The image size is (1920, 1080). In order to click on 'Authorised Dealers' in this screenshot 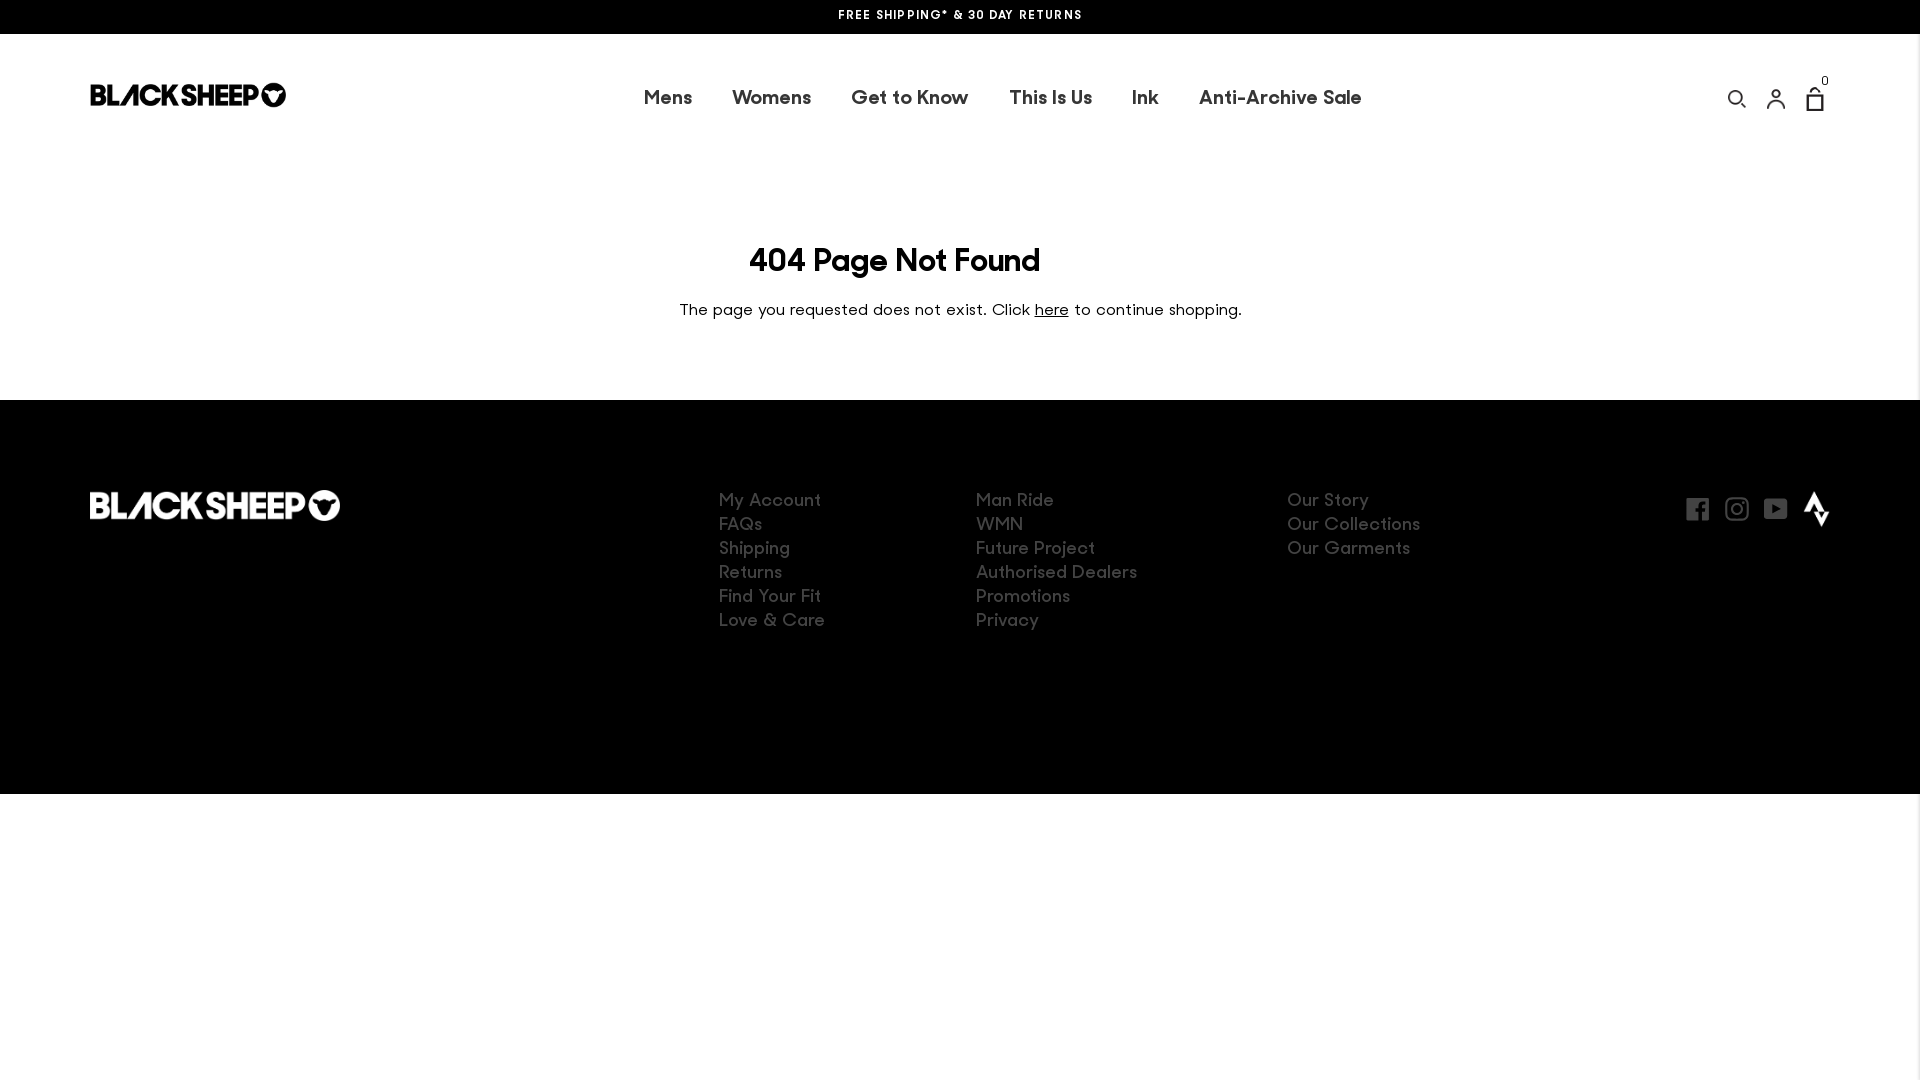, I will do `click(1055, 573)`.